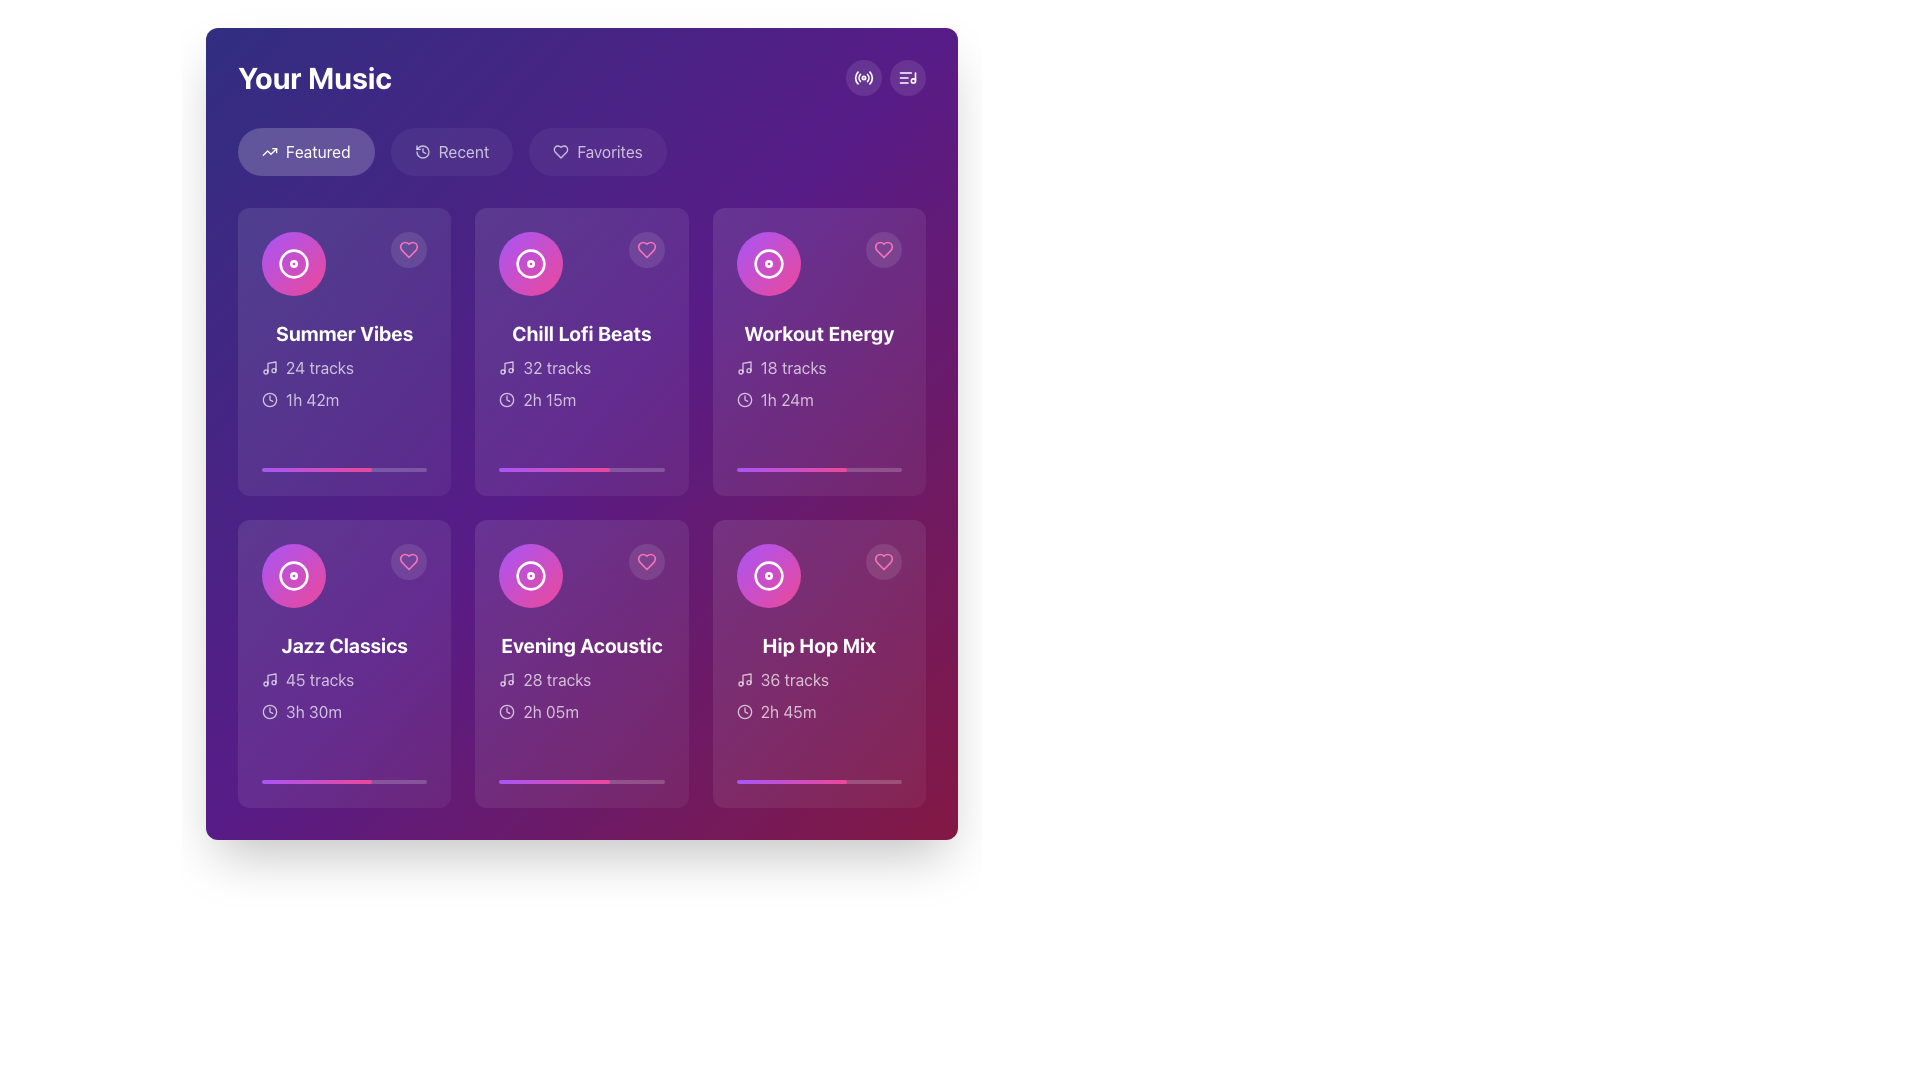  I want to click on the musical note icon located to the left of the text '28 tracks' within the 'Evening Acoustic' card in the second row, second column of the grid layout, so click(507, 678).